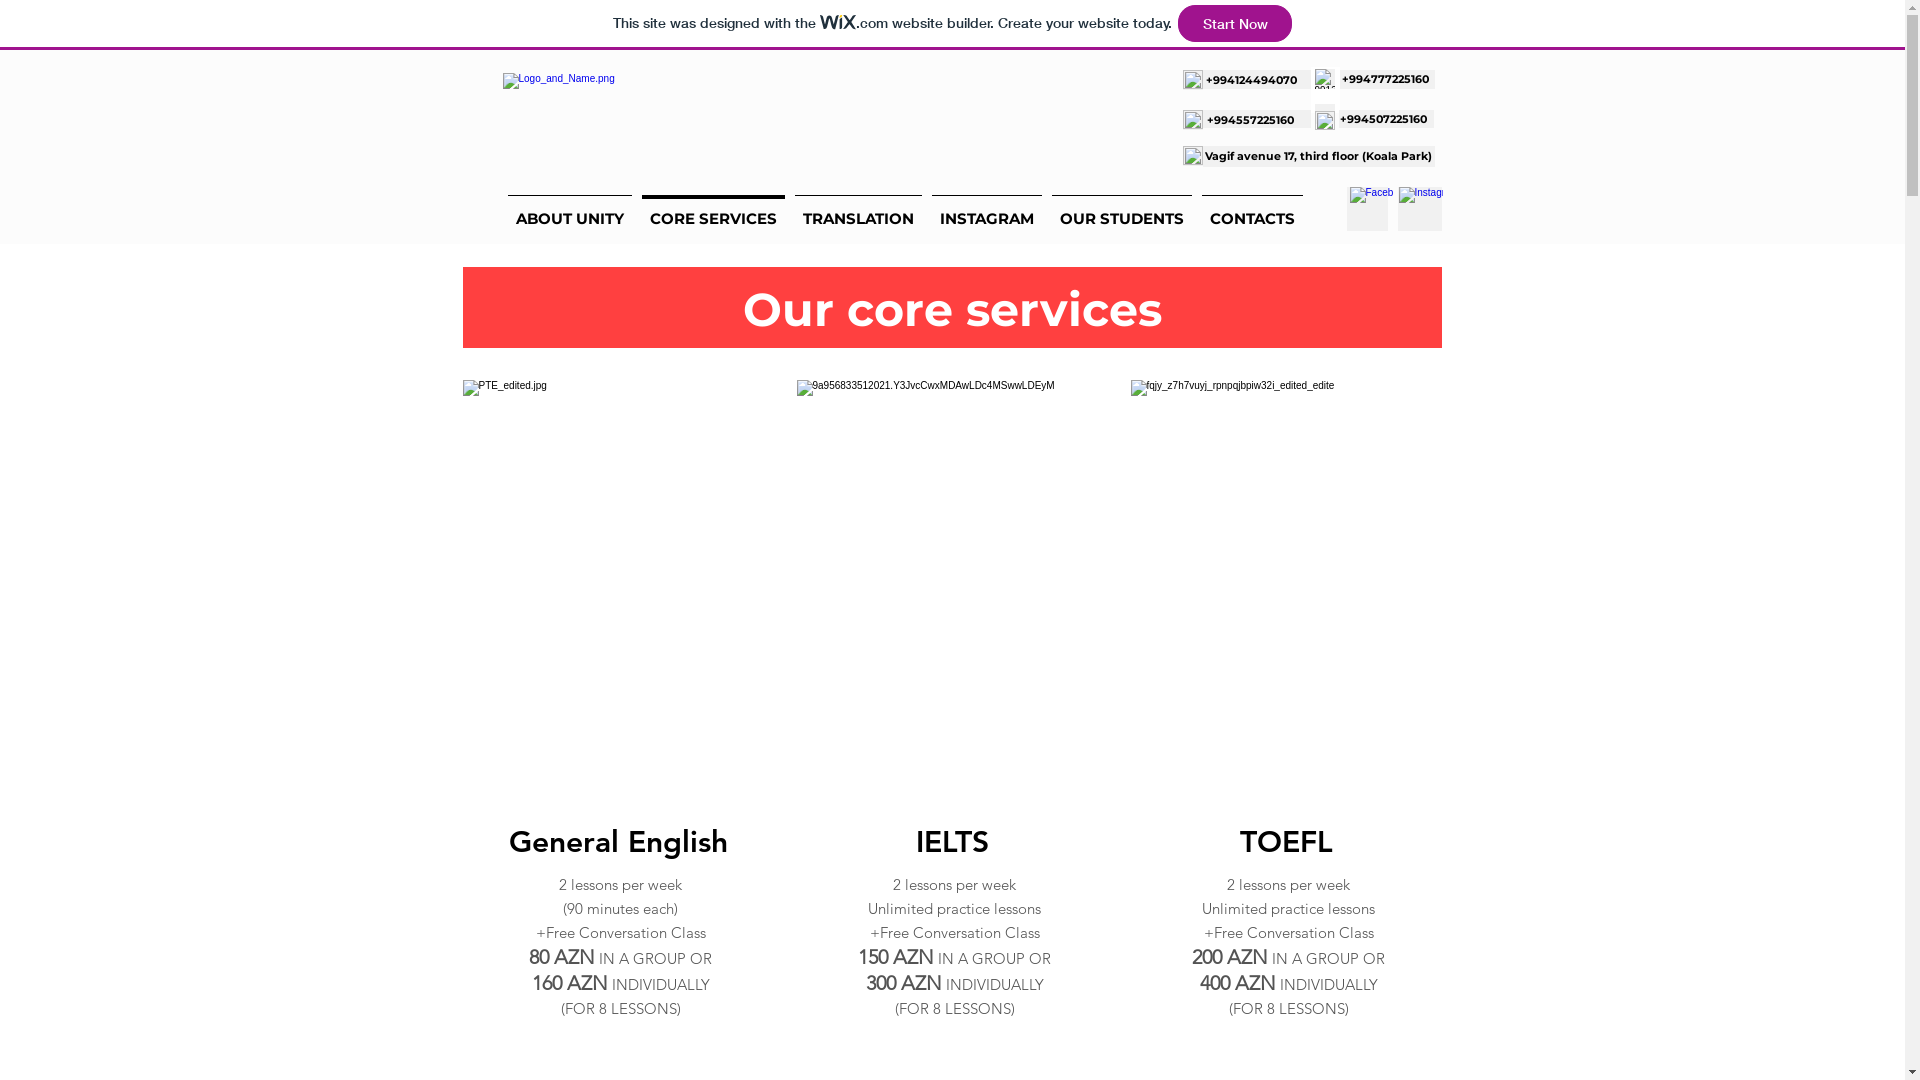 Image resolution: width=1920 pixels, height=1080 pixels. What do you see at coordinates (789, 209) in the screenshot?
I see `'TRANSLATION'` at bounding box center [789, 209].